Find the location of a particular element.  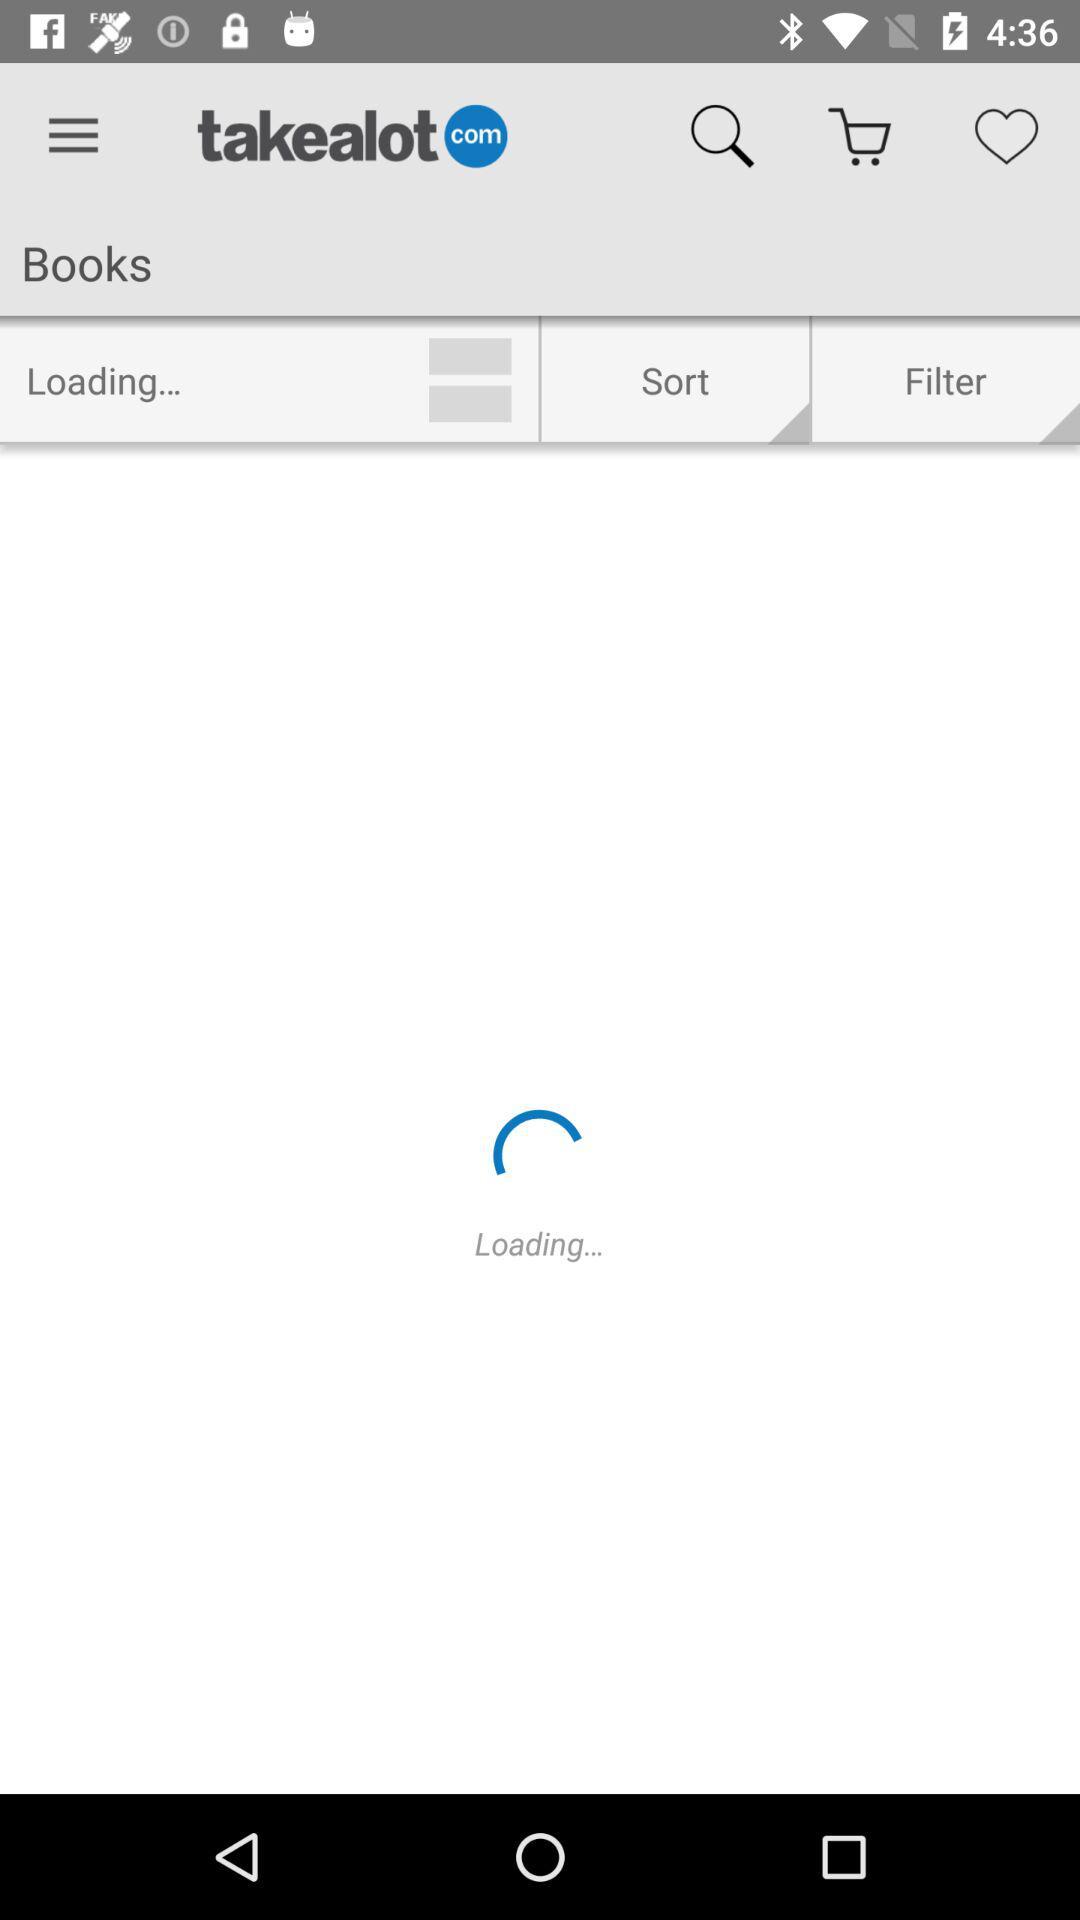

the icon above books item is located at coordinates (72, 135).